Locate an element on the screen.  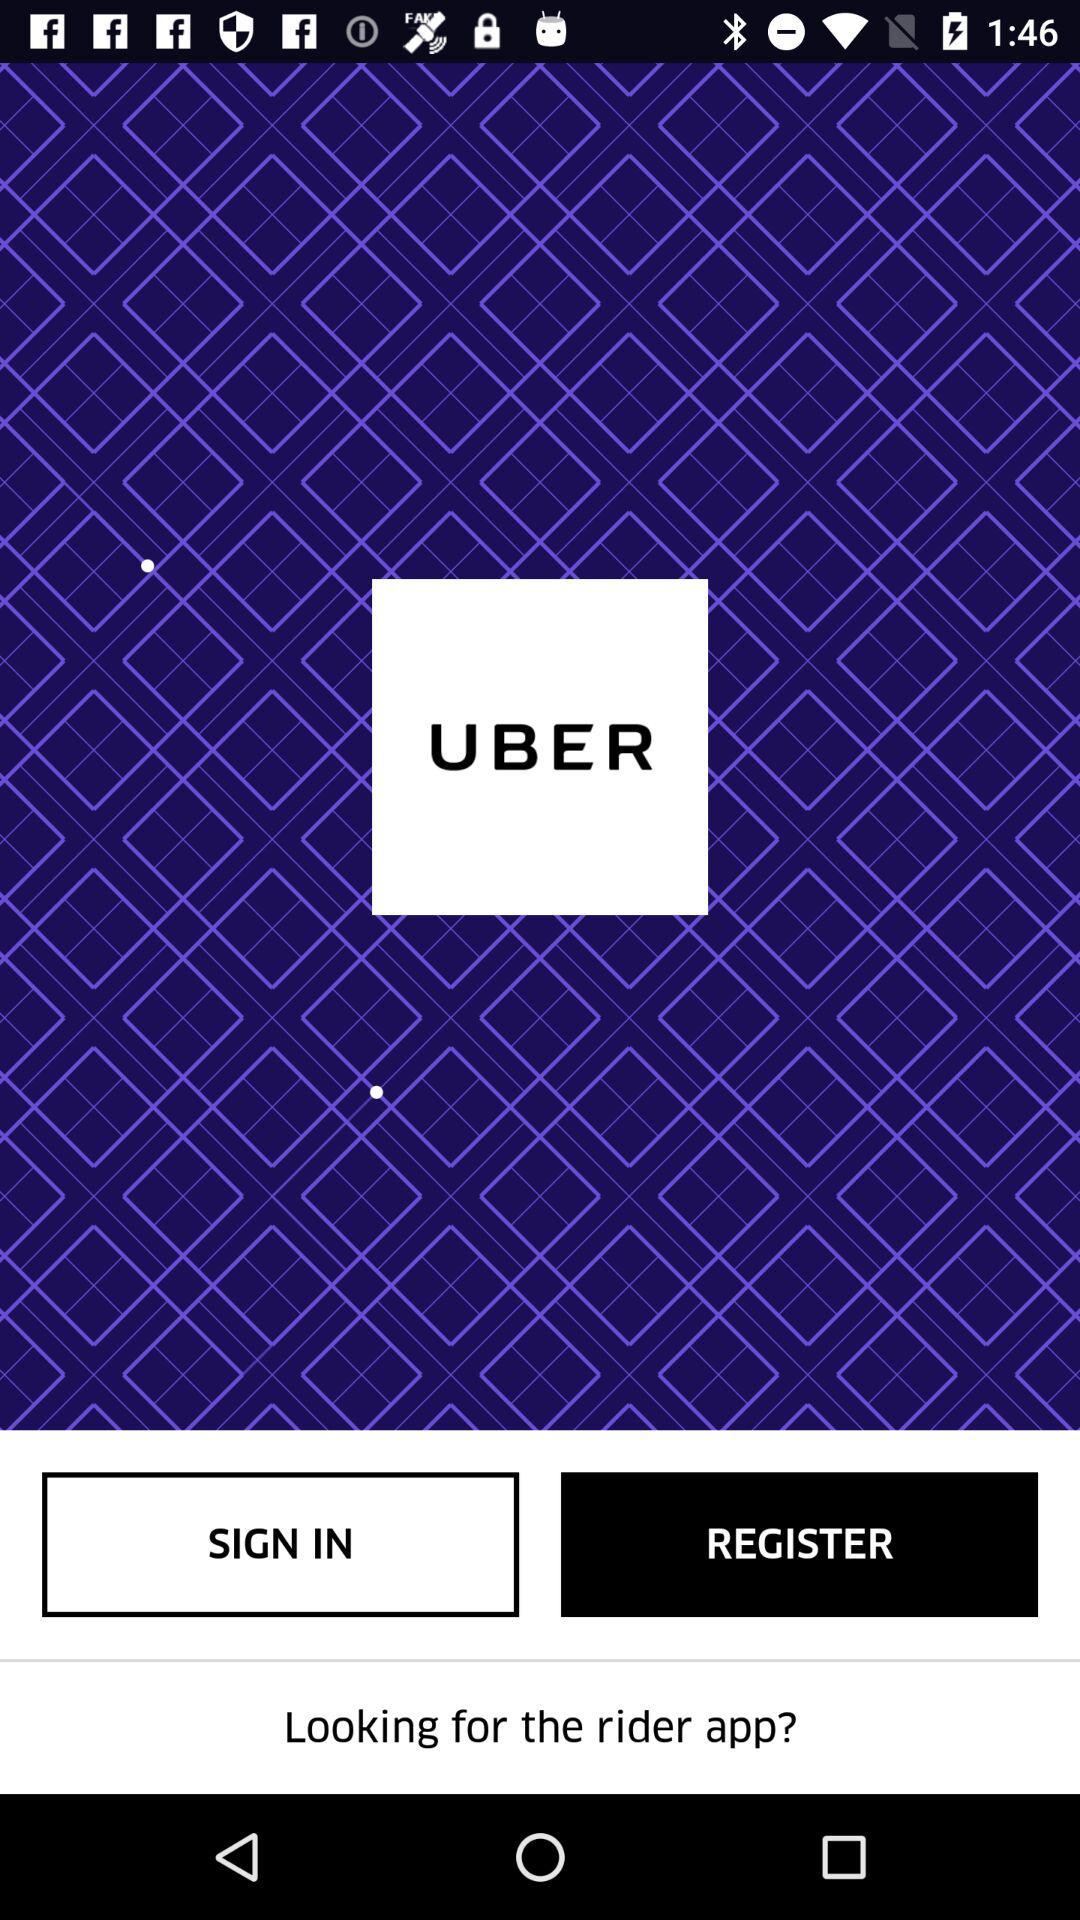
the item to the left of register item is located at coordinates (280, 1543).